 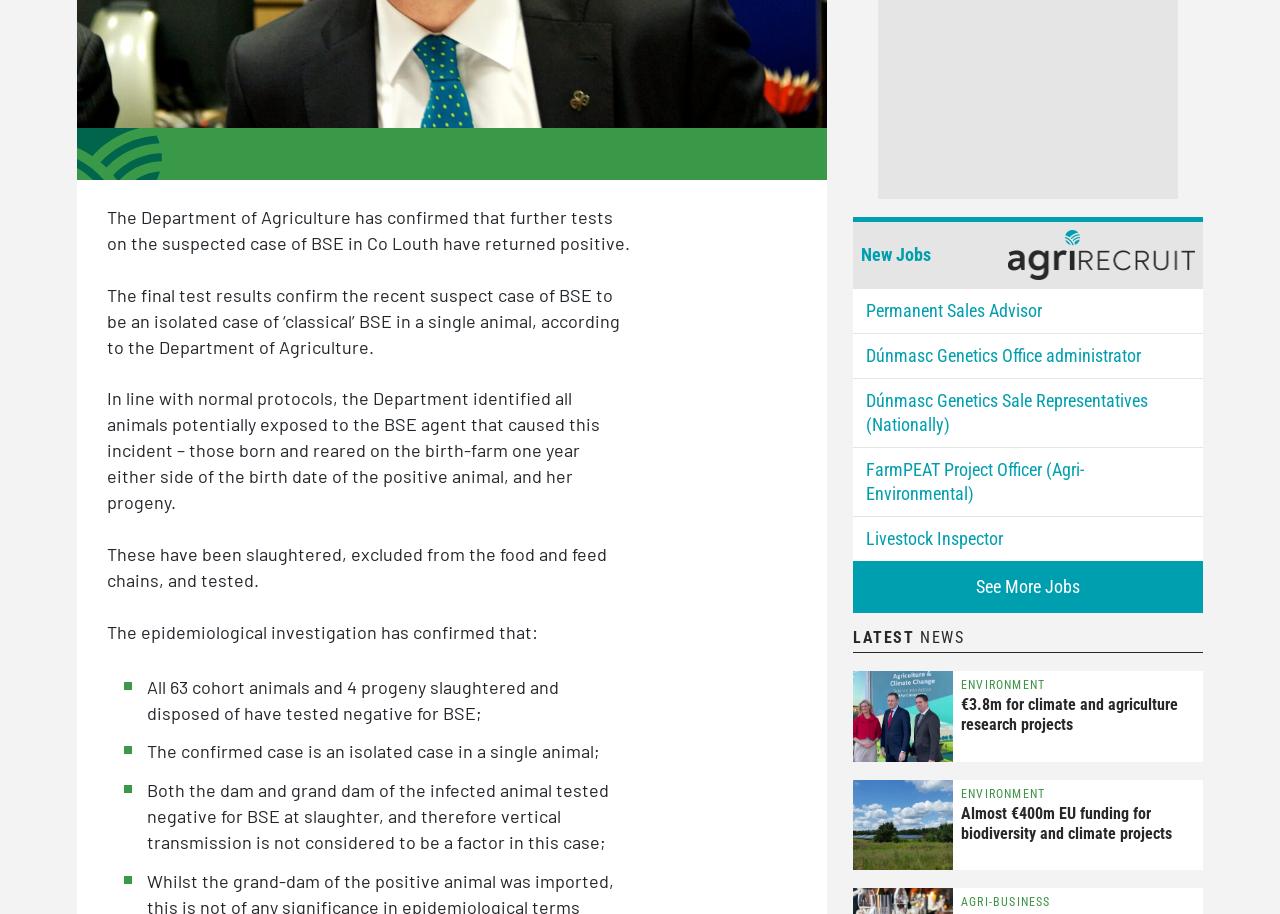 What do you see at coordinates (961, 821) in the screenshot?
I see `'Almost €400m EU funding for biodiversity and climate projects'` at bounding box center [961, 821].